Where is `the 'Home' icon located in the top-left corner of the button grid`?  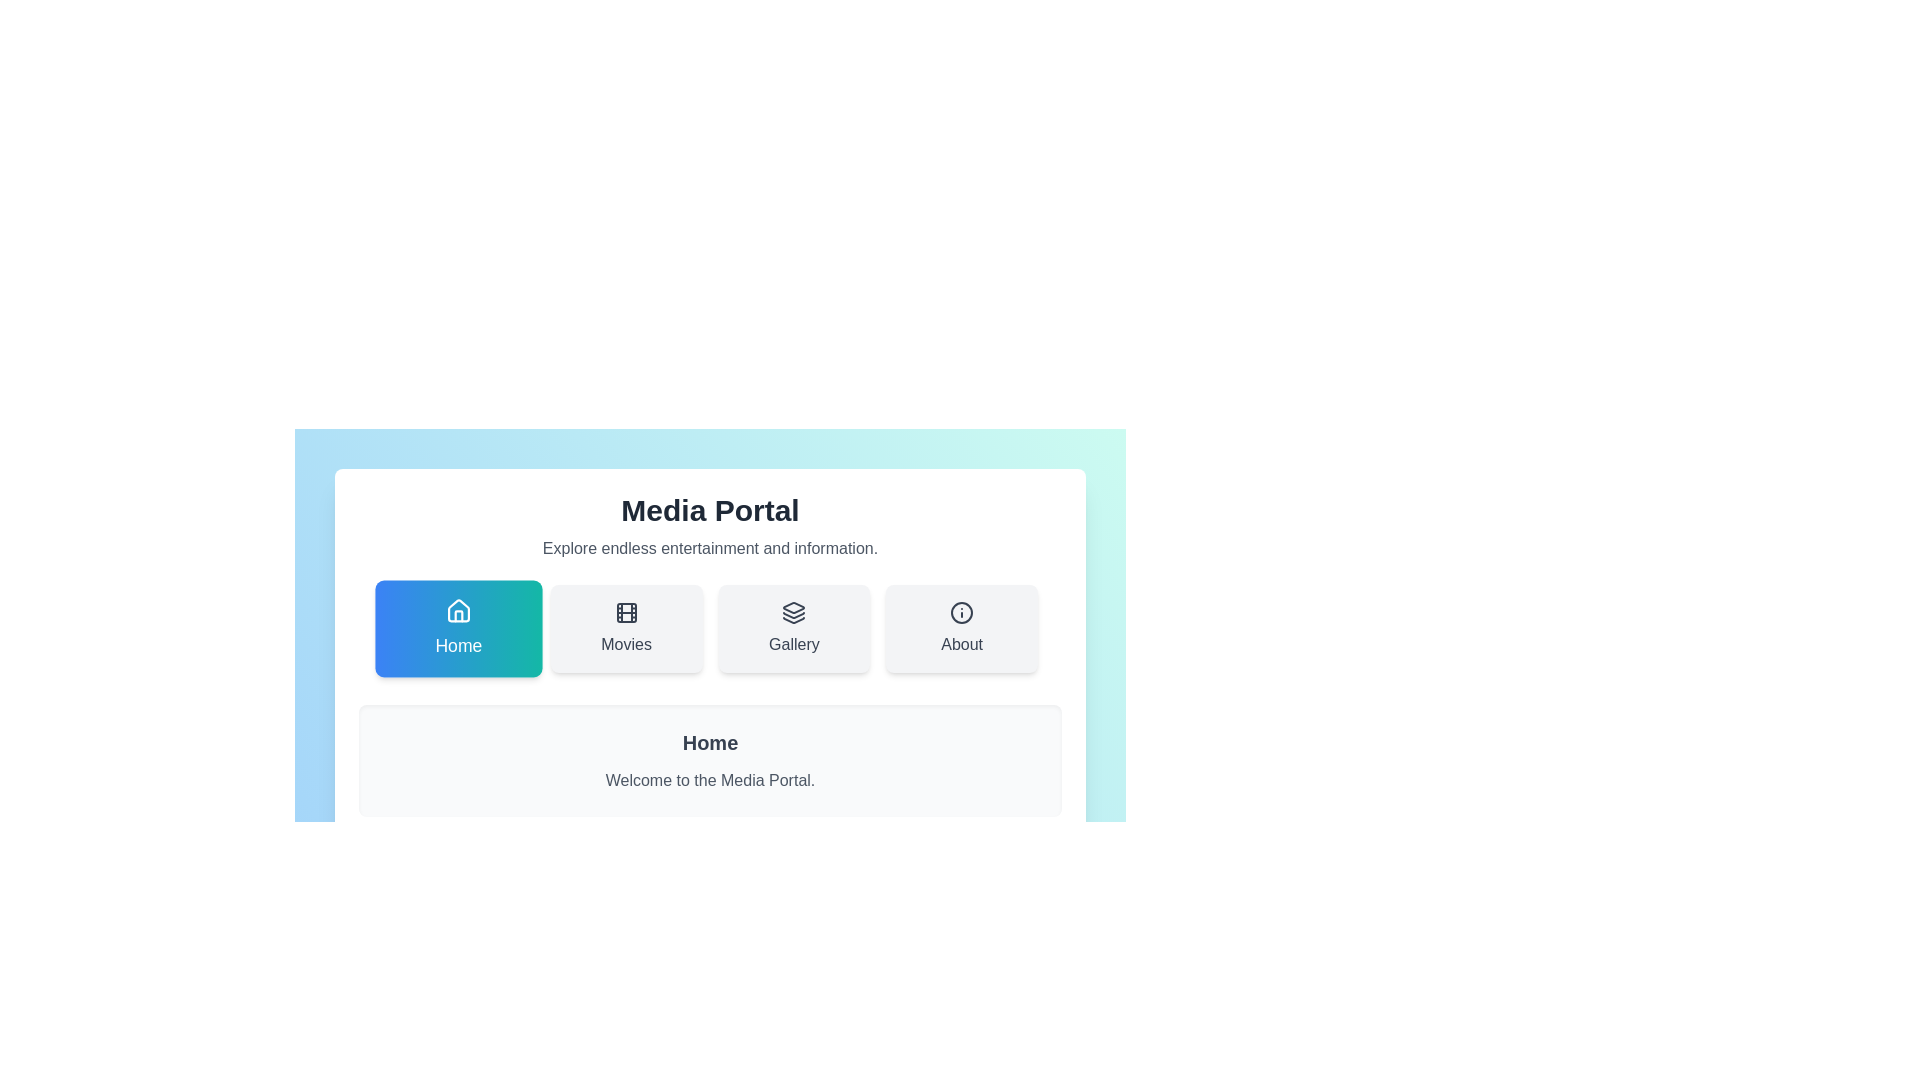 the 'Home' icon located in the top-left corner of the button grid is located at coordinates (457, 610).